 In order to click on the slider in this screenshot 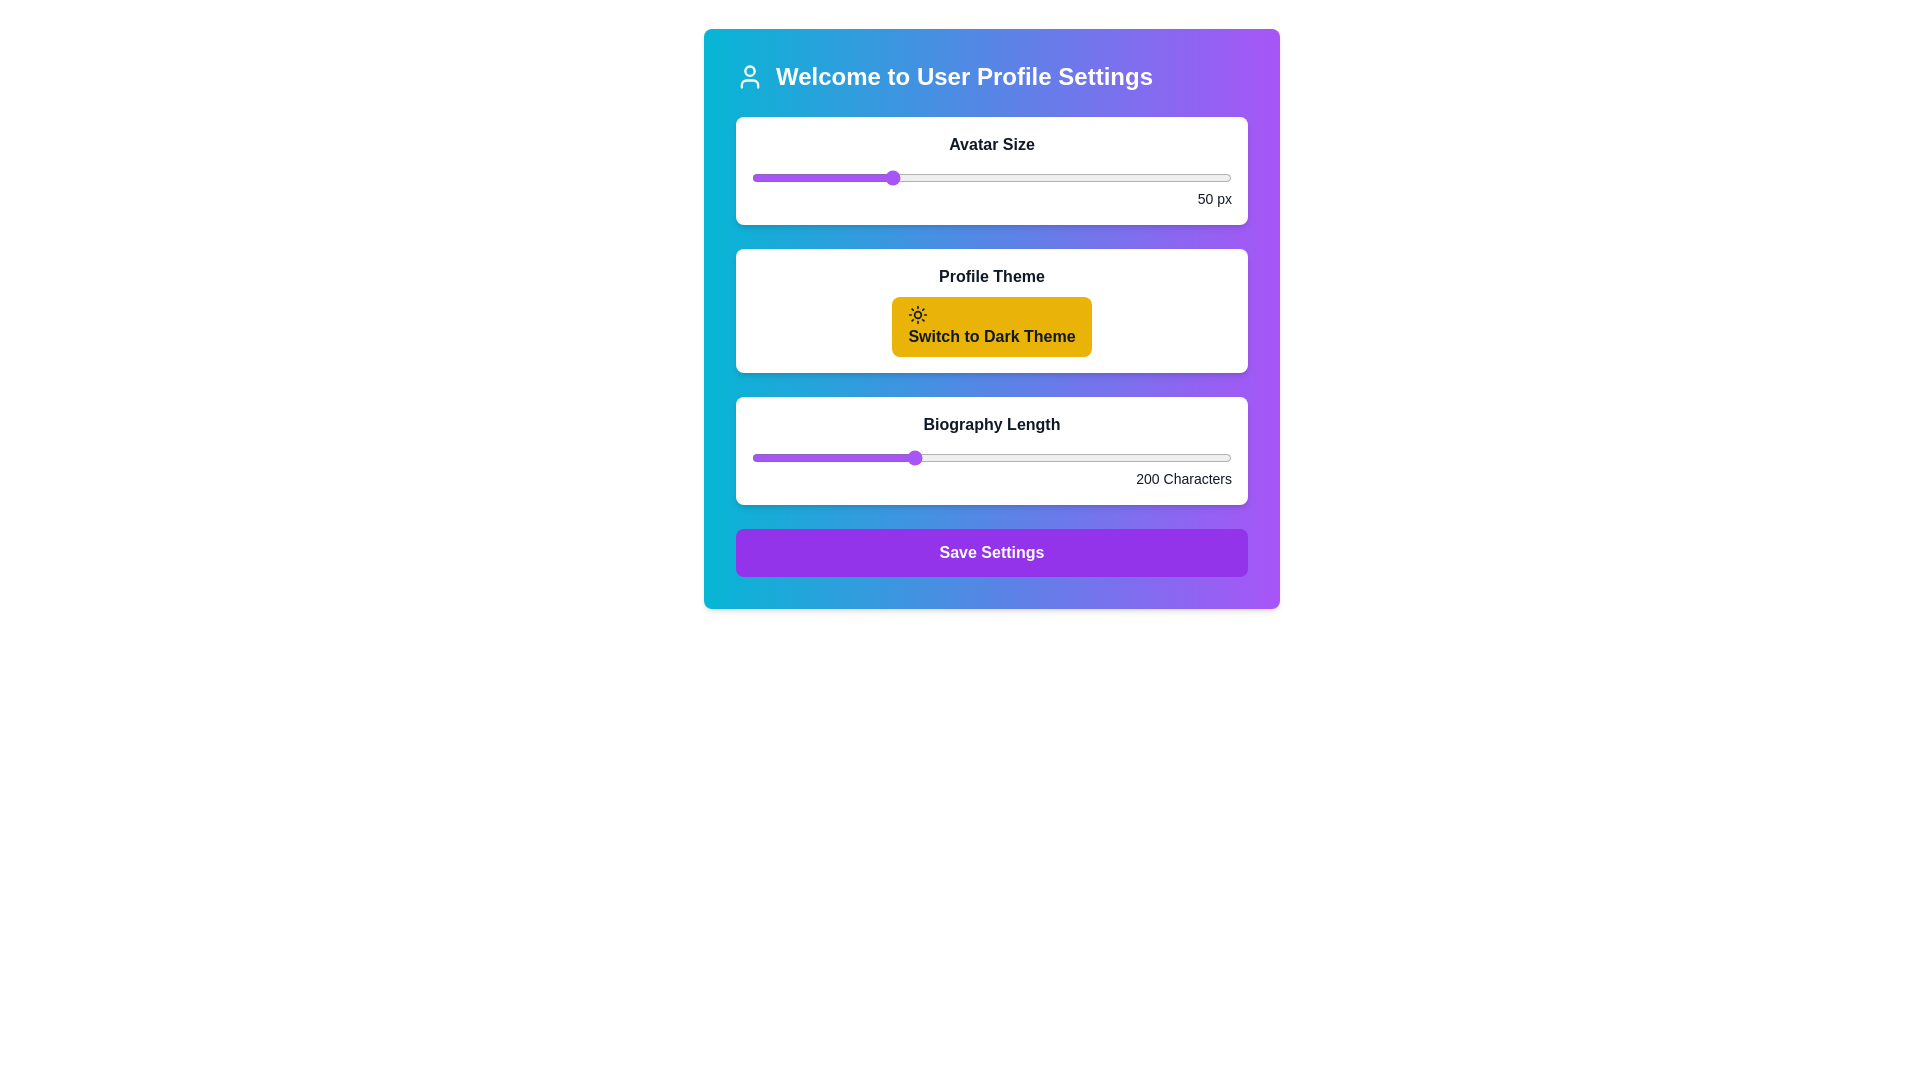, I will do `click(1026, 176)`.